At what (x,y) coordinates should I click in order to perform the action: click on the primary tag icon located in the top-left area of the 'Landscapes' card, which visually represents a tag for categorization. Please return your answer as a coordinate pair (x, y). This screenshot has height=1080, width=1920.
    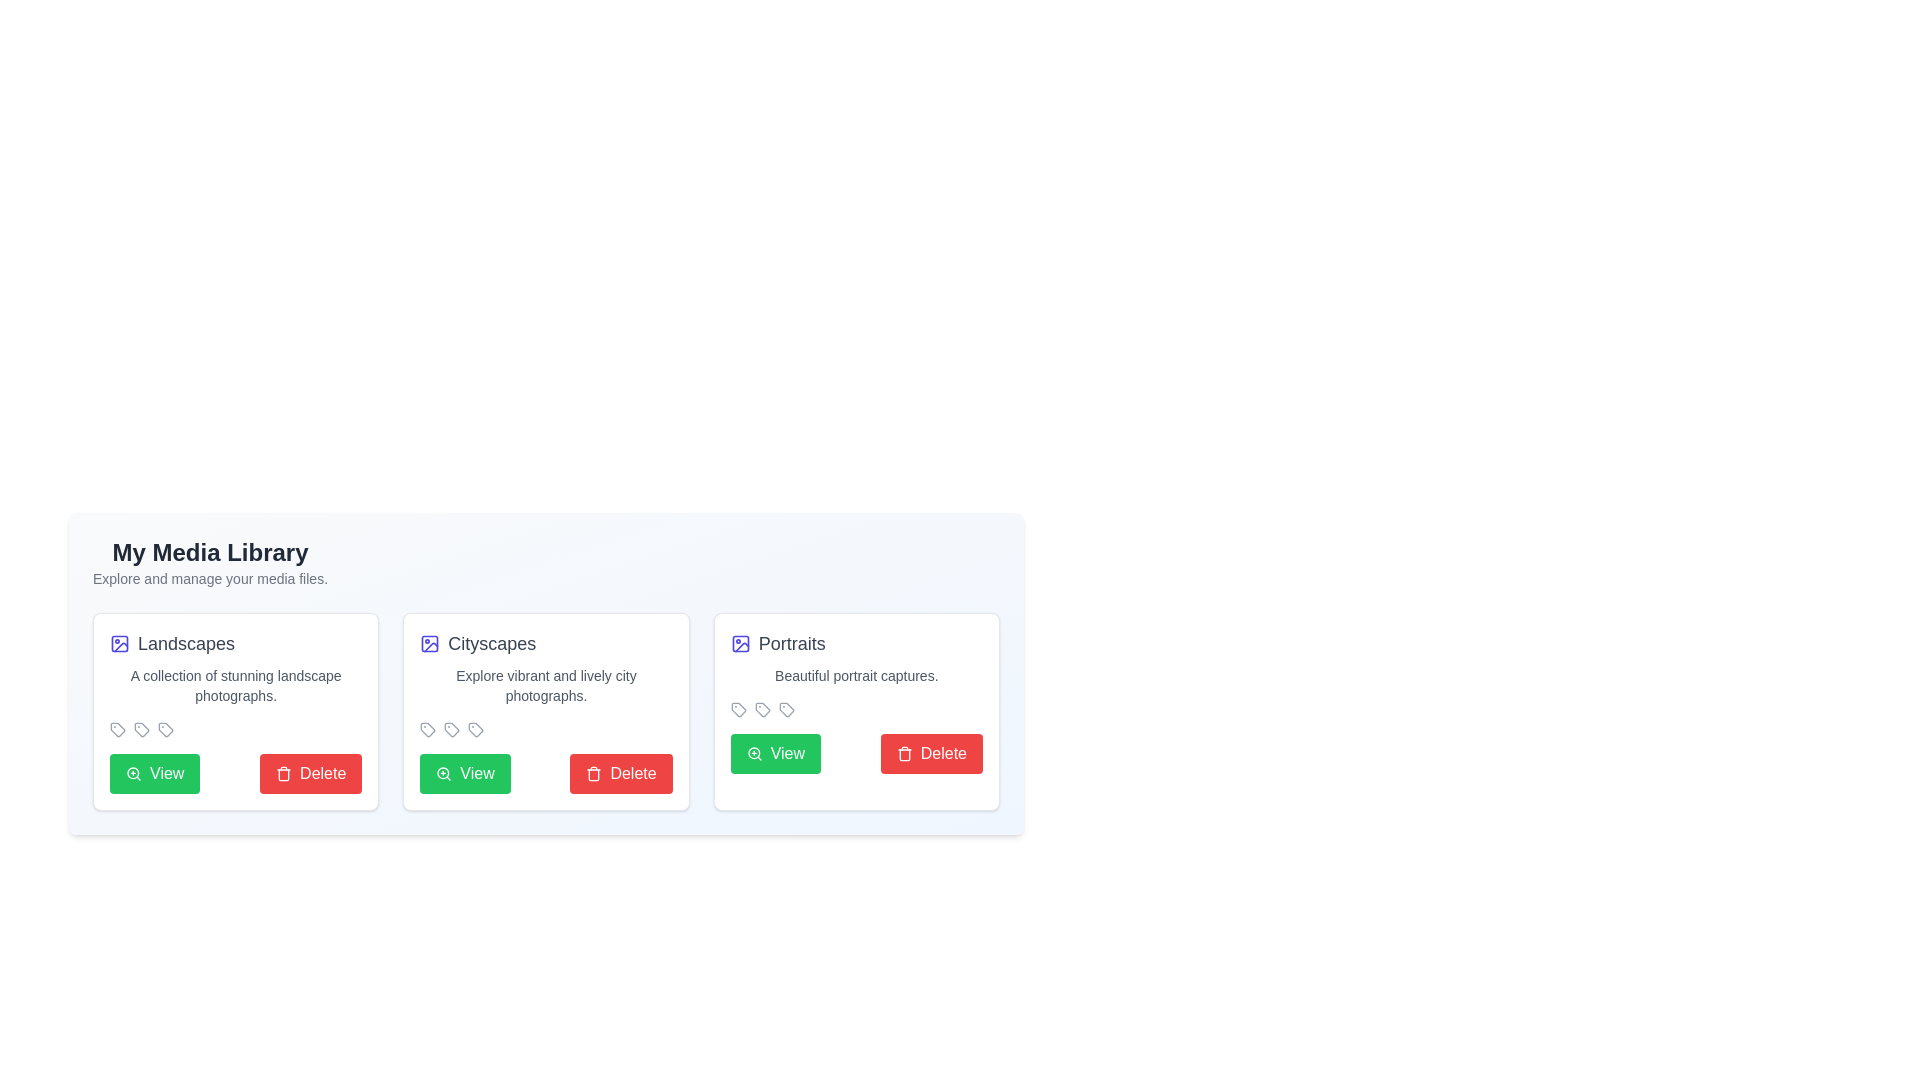
    Looking at the image, I should click on (141, 729).